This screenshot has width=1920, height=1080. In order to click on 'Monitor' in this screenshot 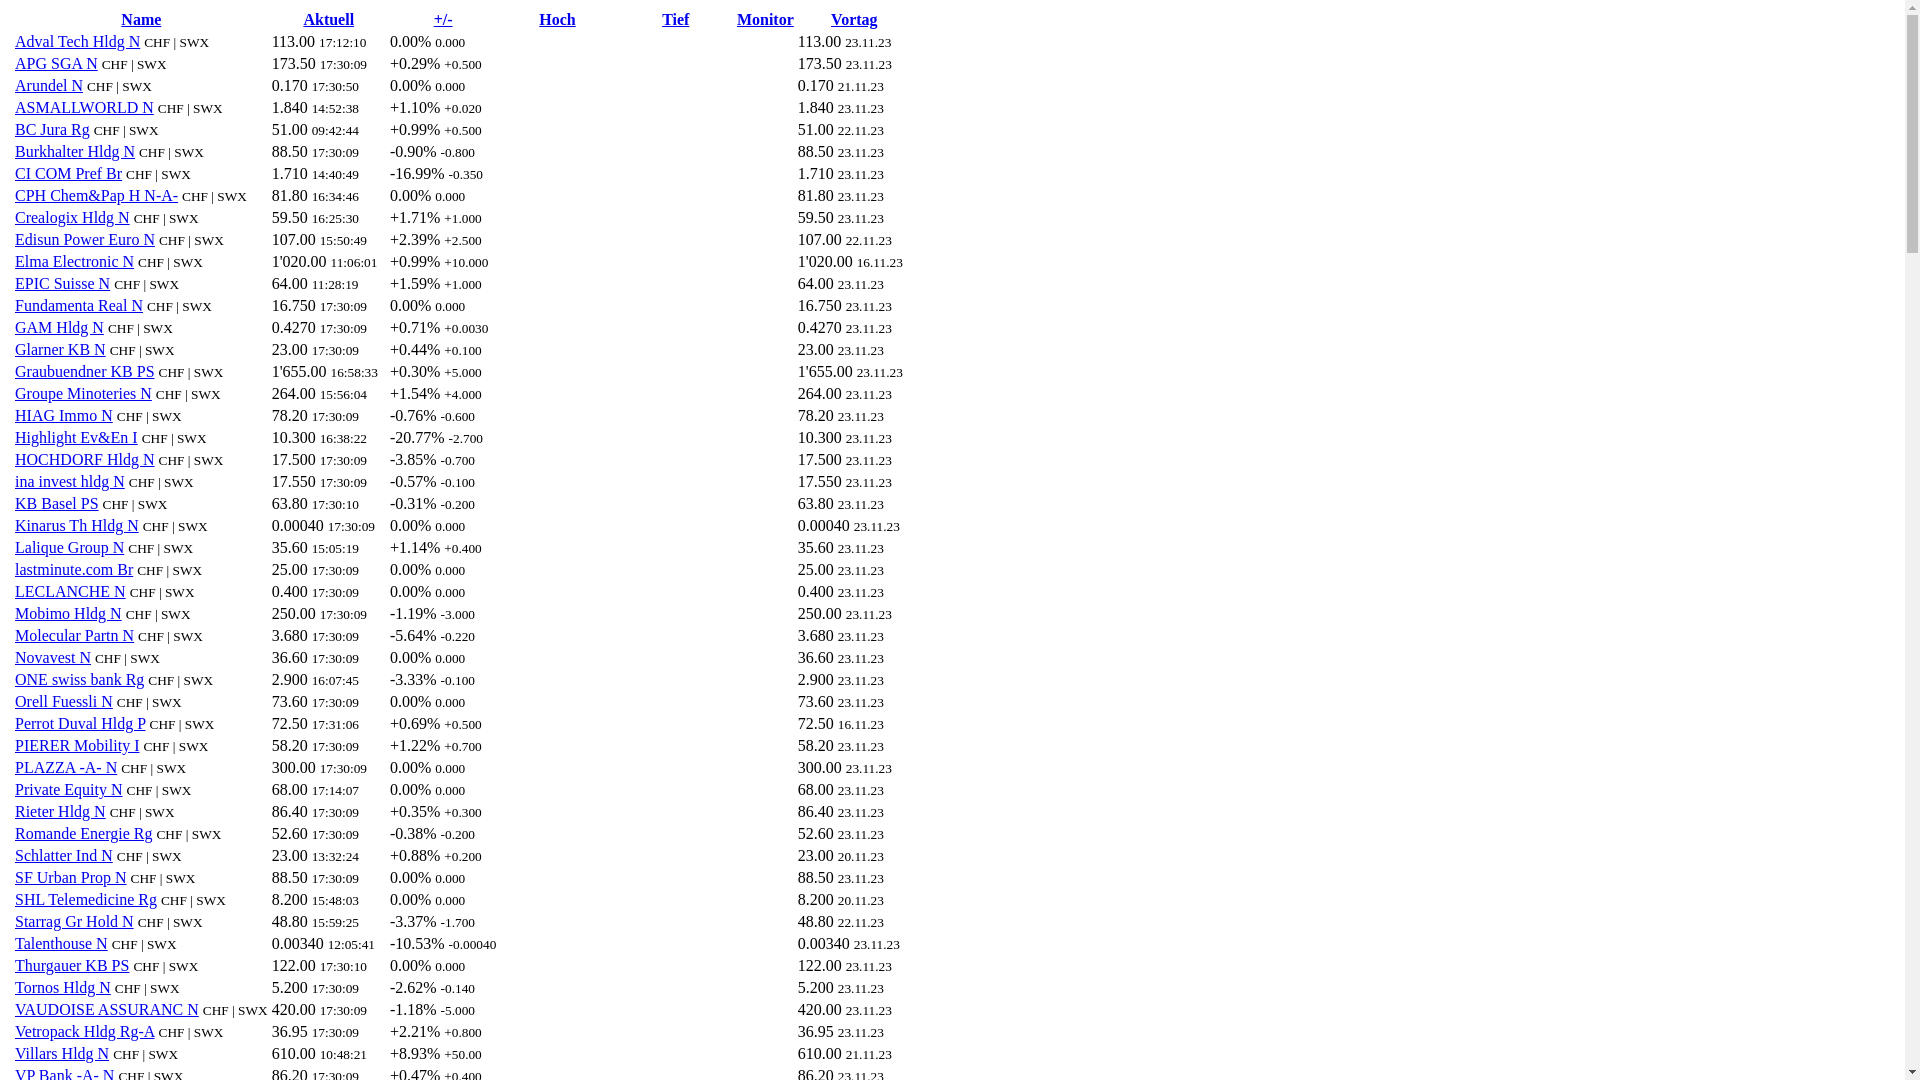, I will do `click(764, 19)`.